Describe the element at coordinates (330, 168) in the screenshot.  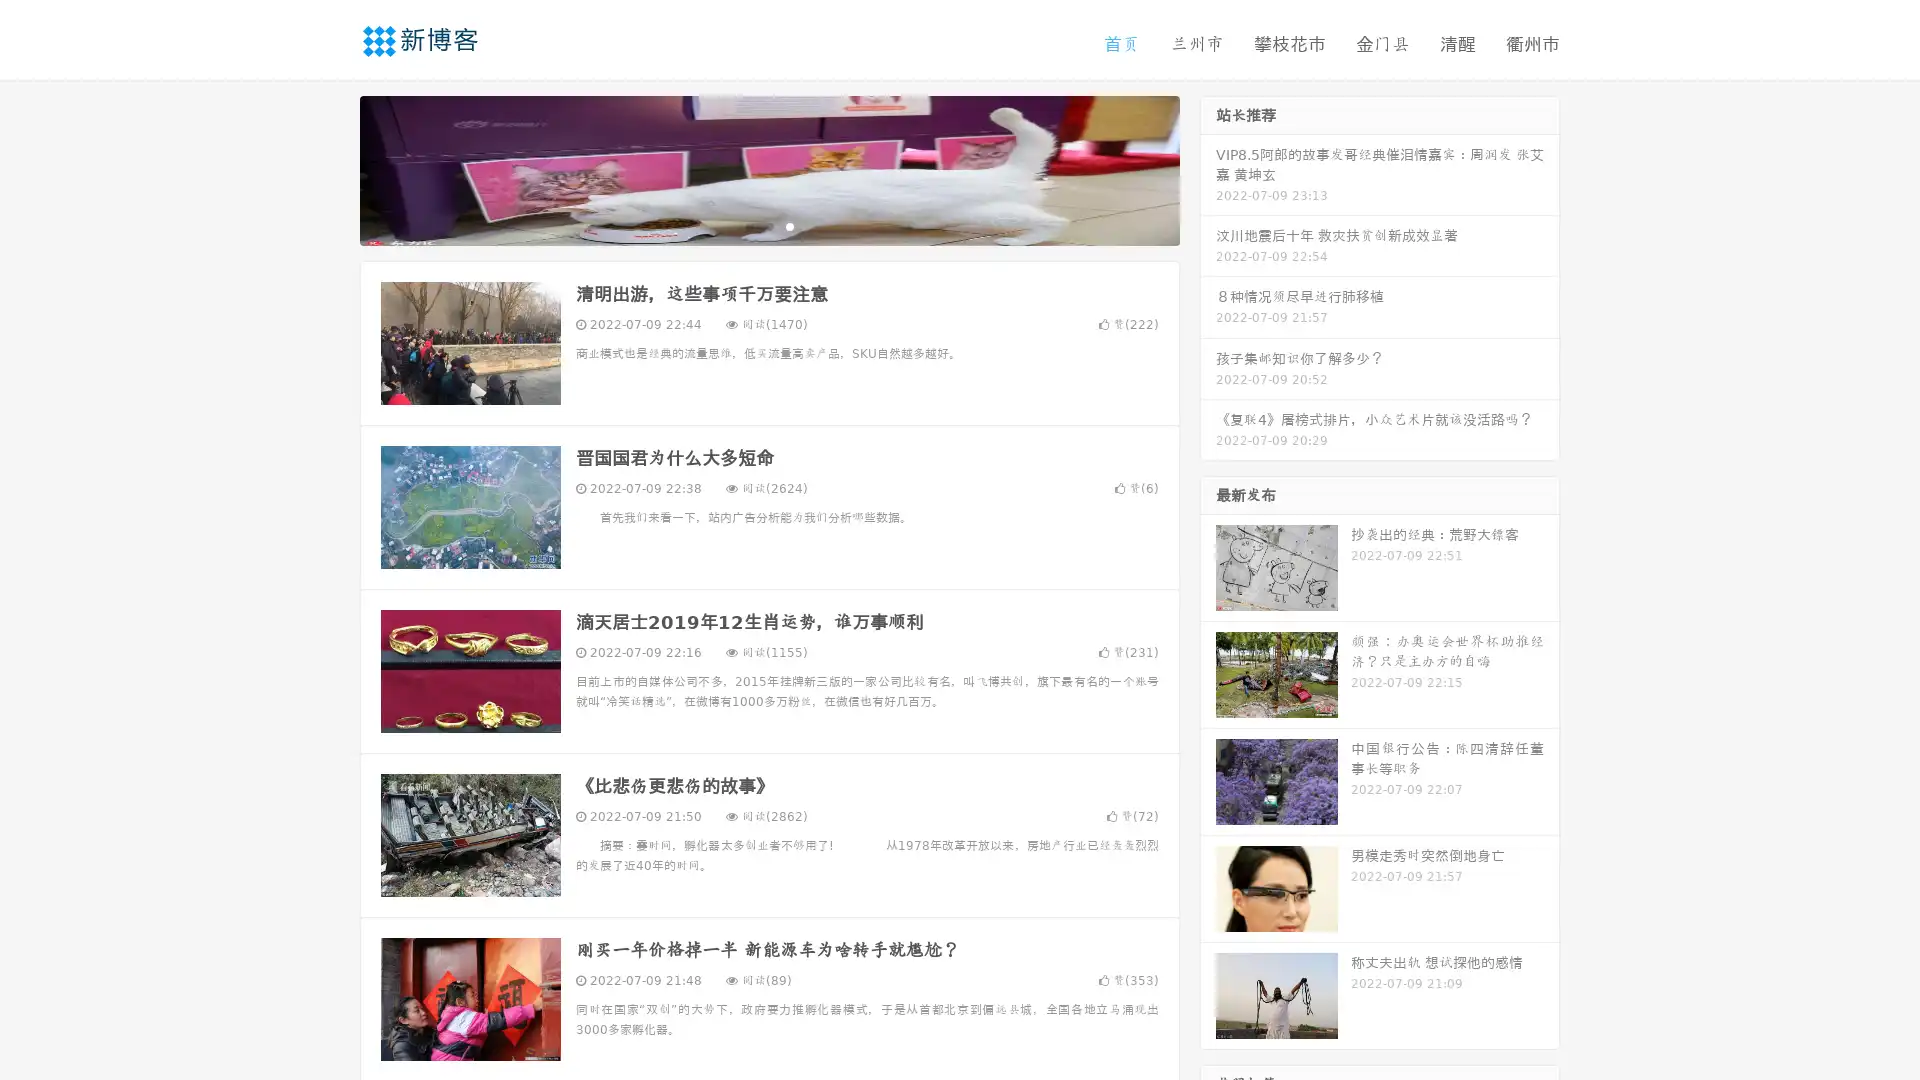
I see `Previous slide` at that location.